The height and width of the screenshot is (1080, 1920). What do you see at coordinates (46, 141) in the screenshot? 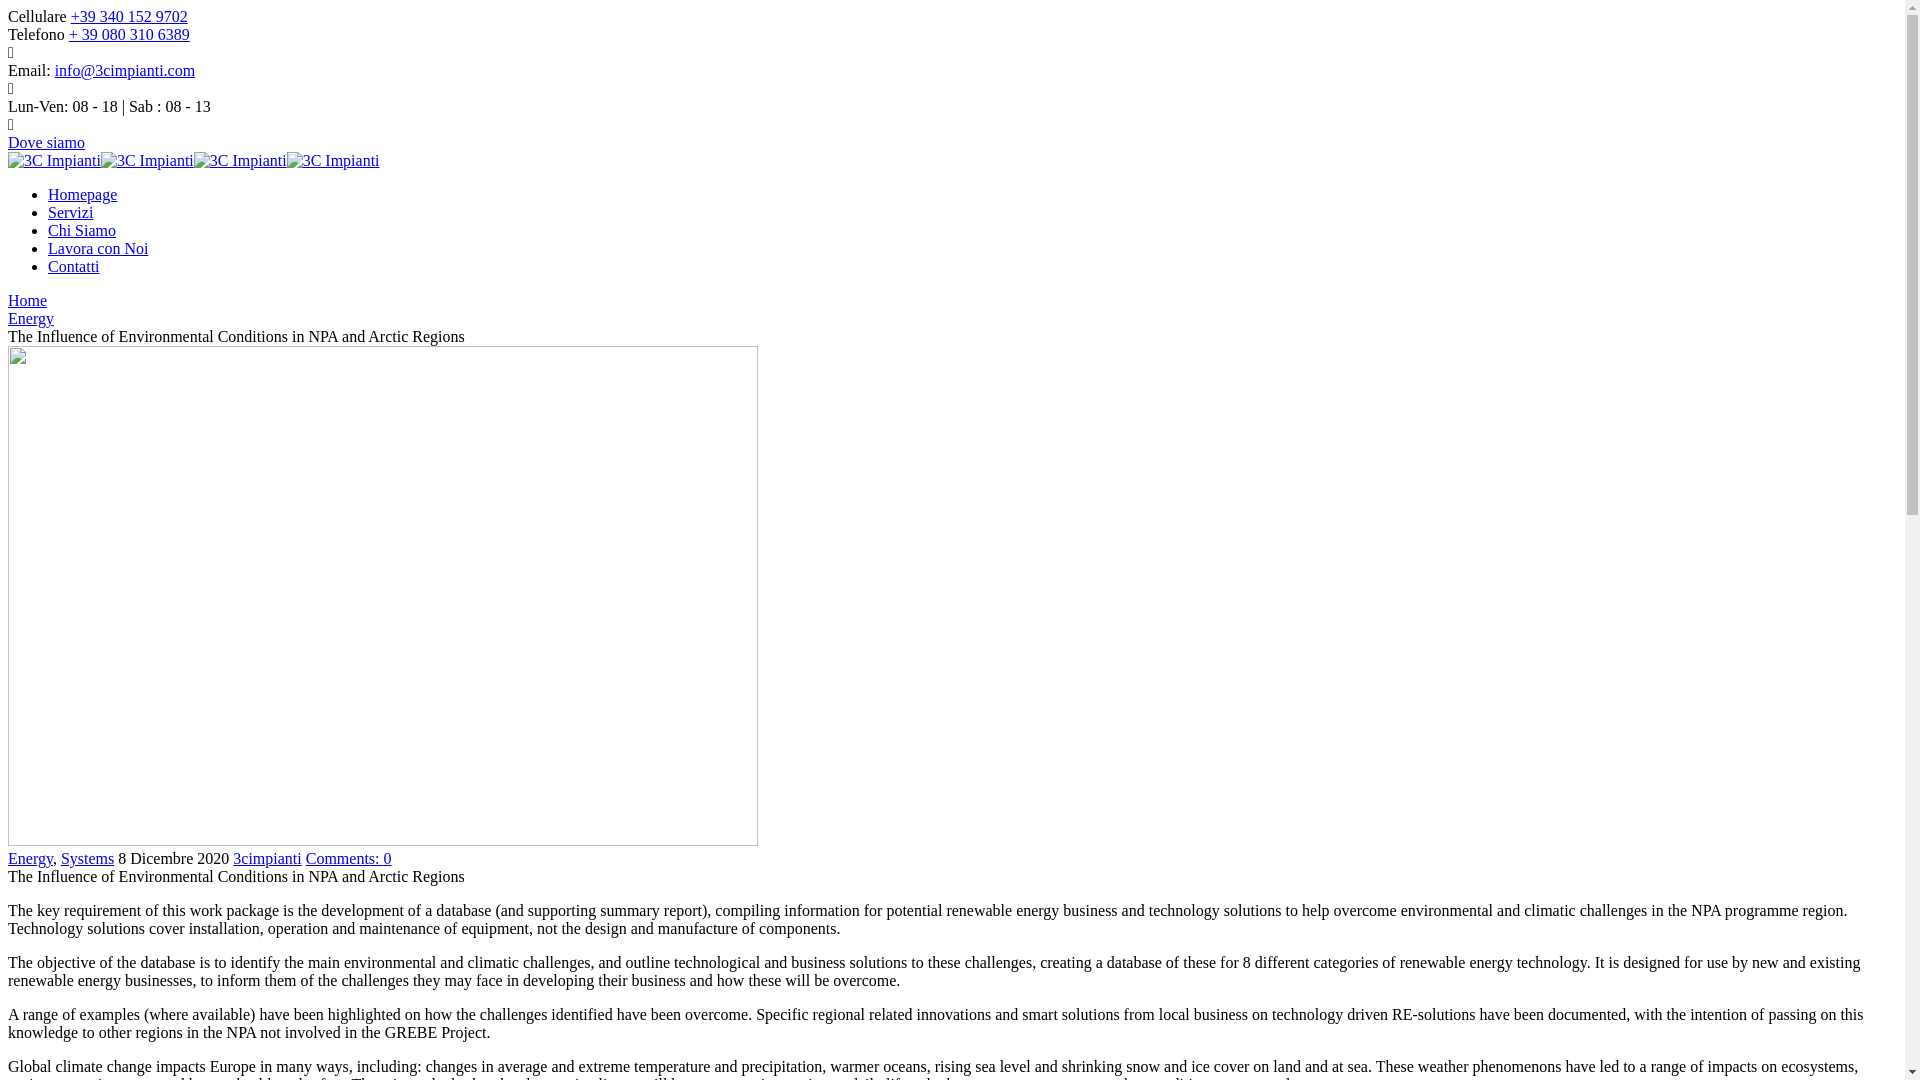
I see `'Dove siamo'` at bounding box center [46, 141].